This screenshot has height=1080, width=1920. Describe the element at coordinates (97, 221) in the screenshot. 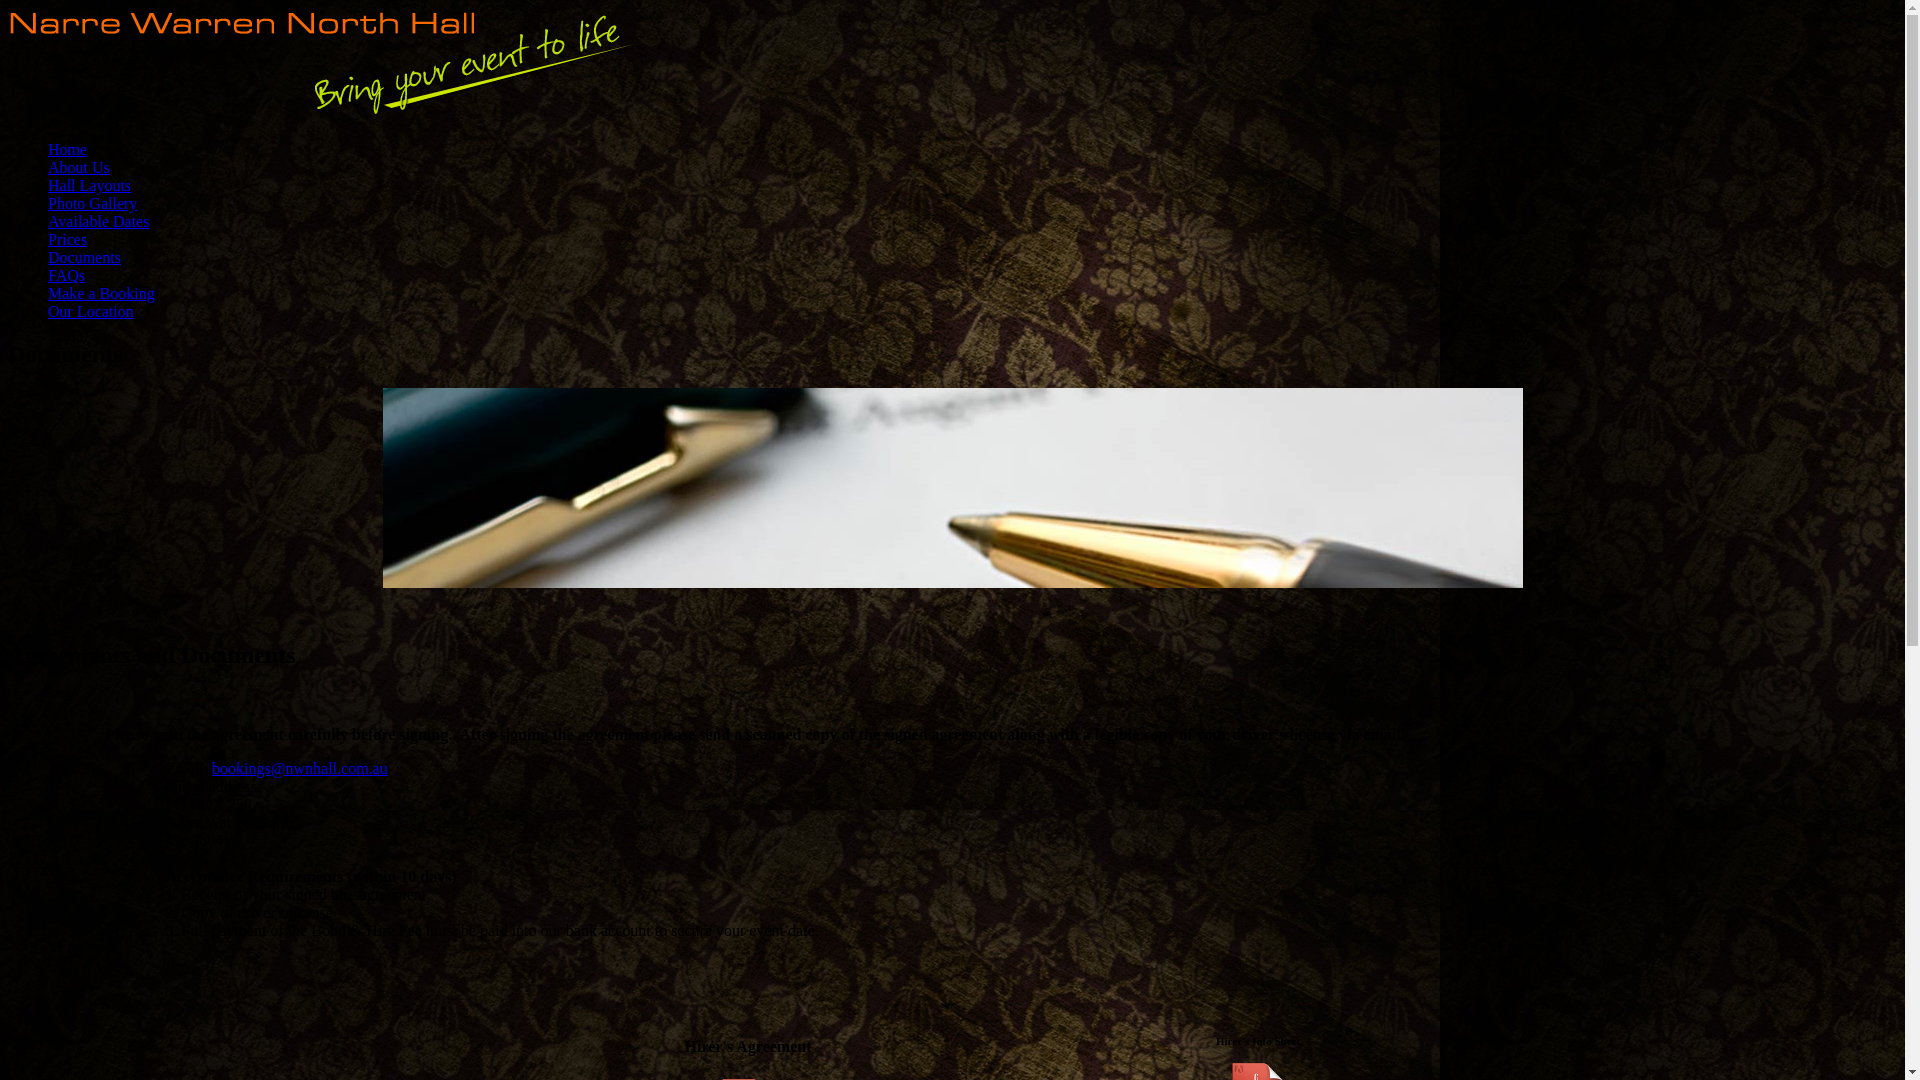

I see `'Available Dates'` at that location.